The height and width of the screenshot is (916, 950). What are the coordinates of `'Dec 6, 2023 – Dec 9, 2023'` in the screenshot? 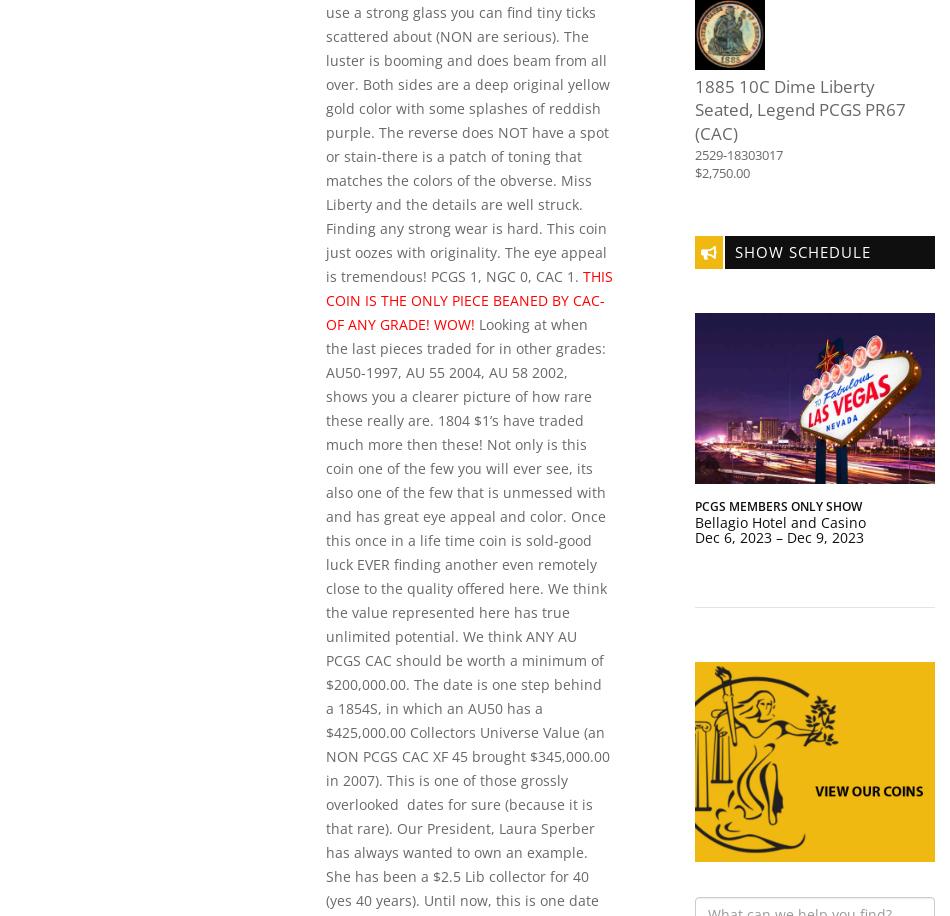 It's located at (778, 536).